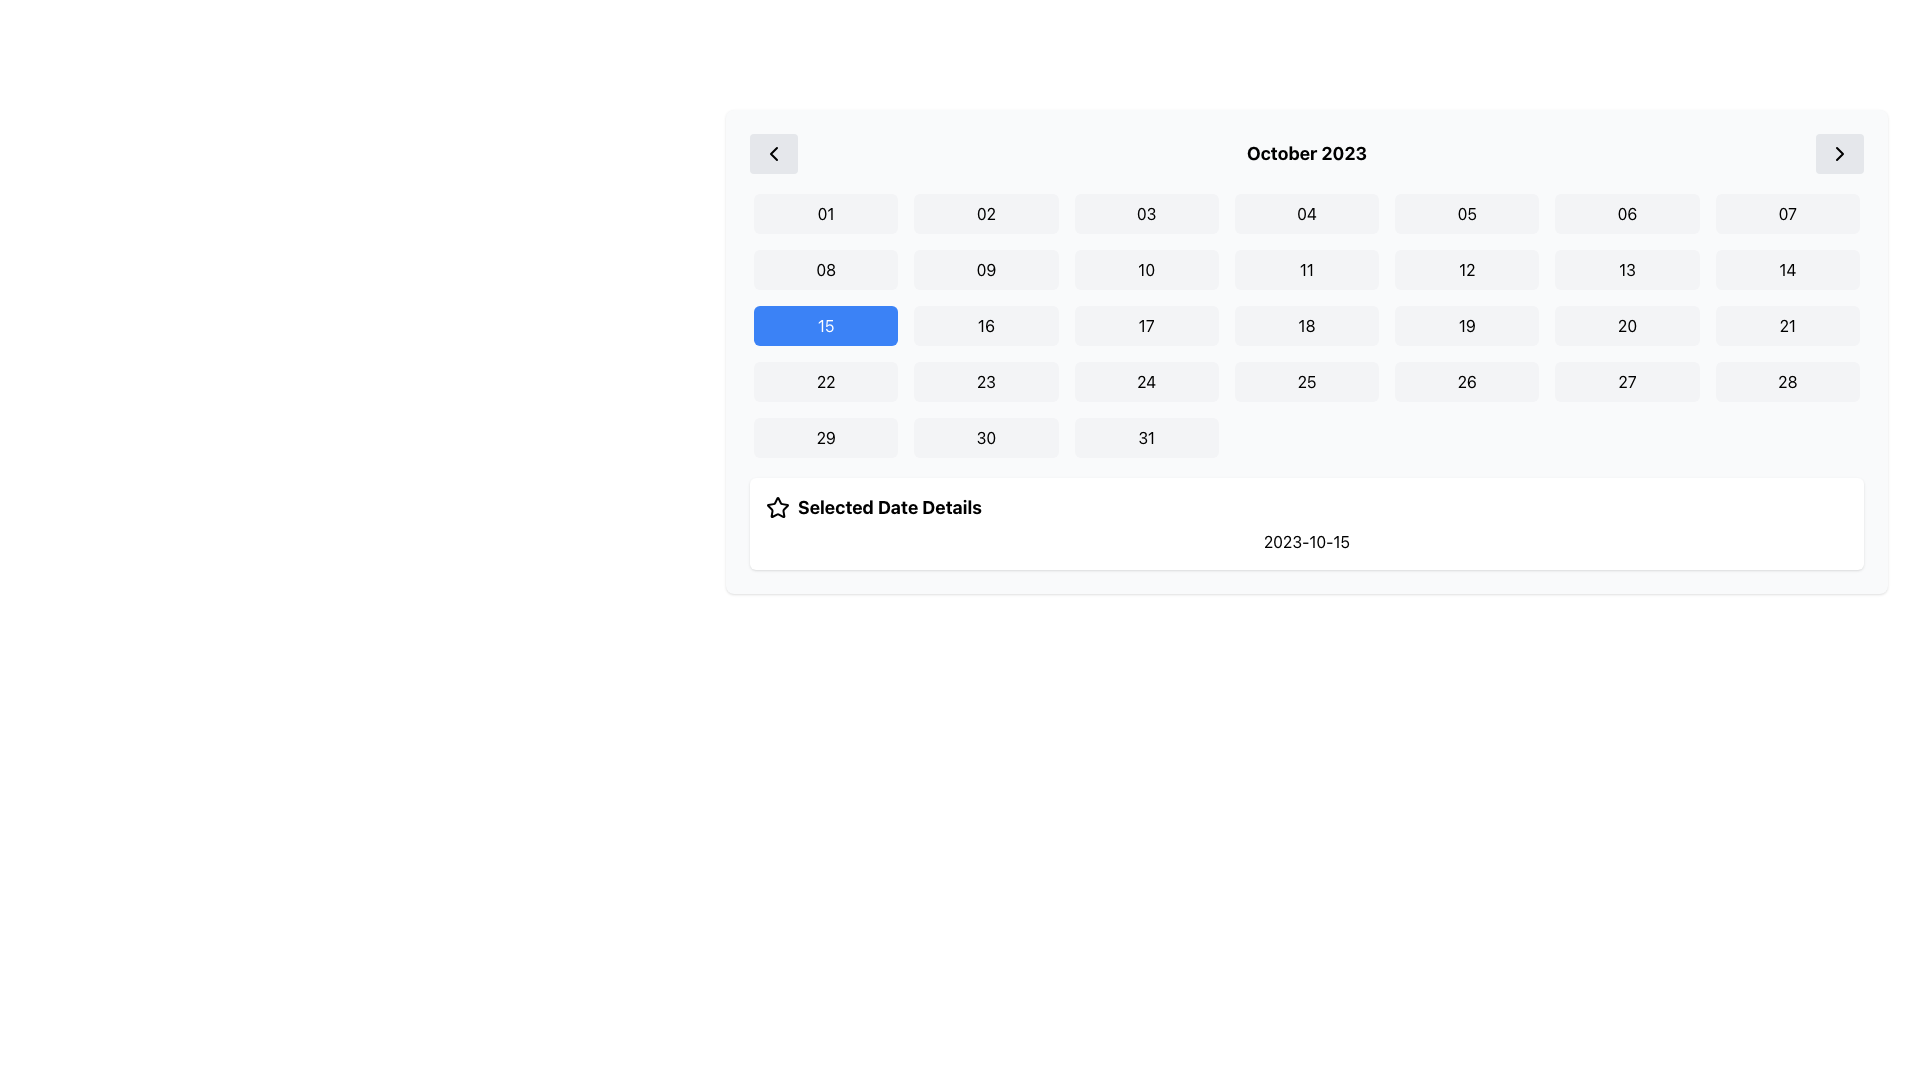 Image resolution: width=1920 pixels, height=1080 pixels. Describe the element at coordinates (986, 213) in the screenshot. I see `the button labeled '02' in the calendar grid` at that location.